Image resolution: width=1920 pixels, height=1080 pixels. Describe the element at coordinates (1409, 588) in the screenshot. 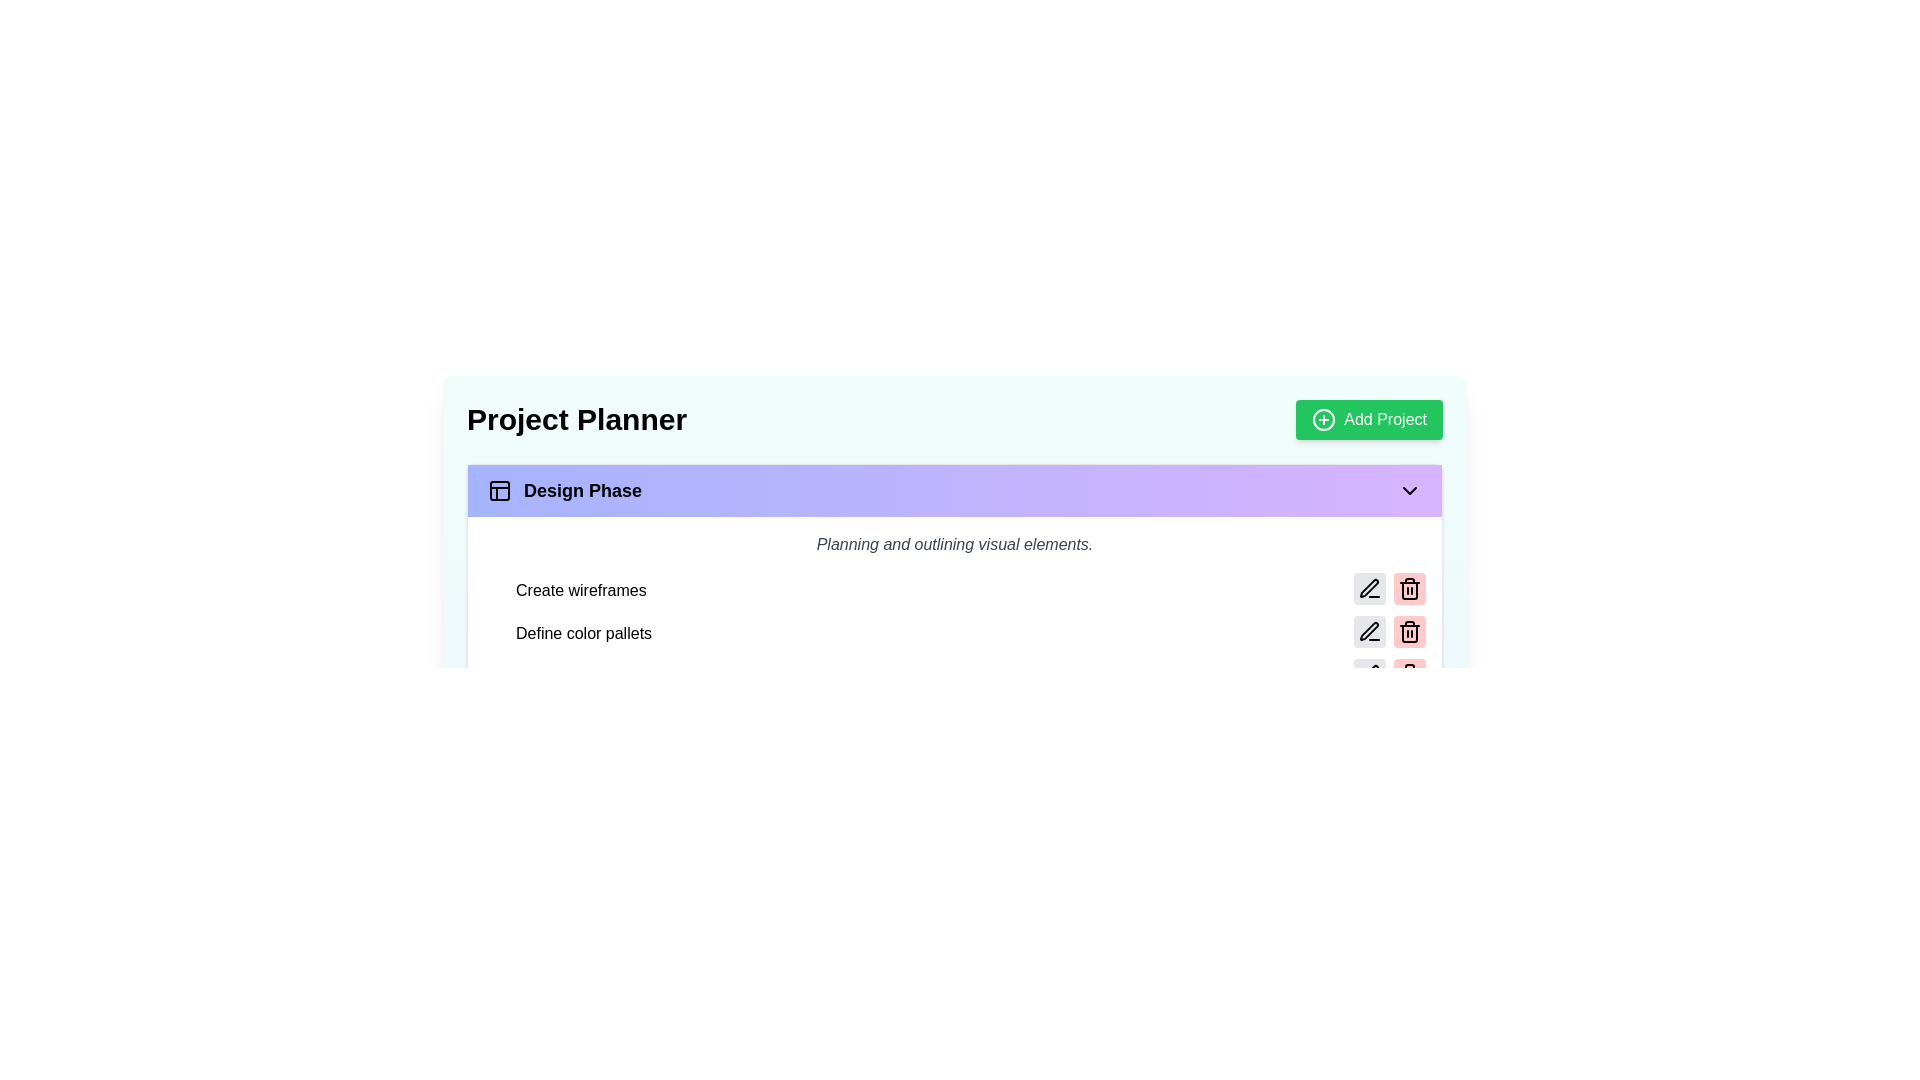

I see `the delete button located in the 'Design Phase' section, which is the second item in a row of two buttons` at that location.